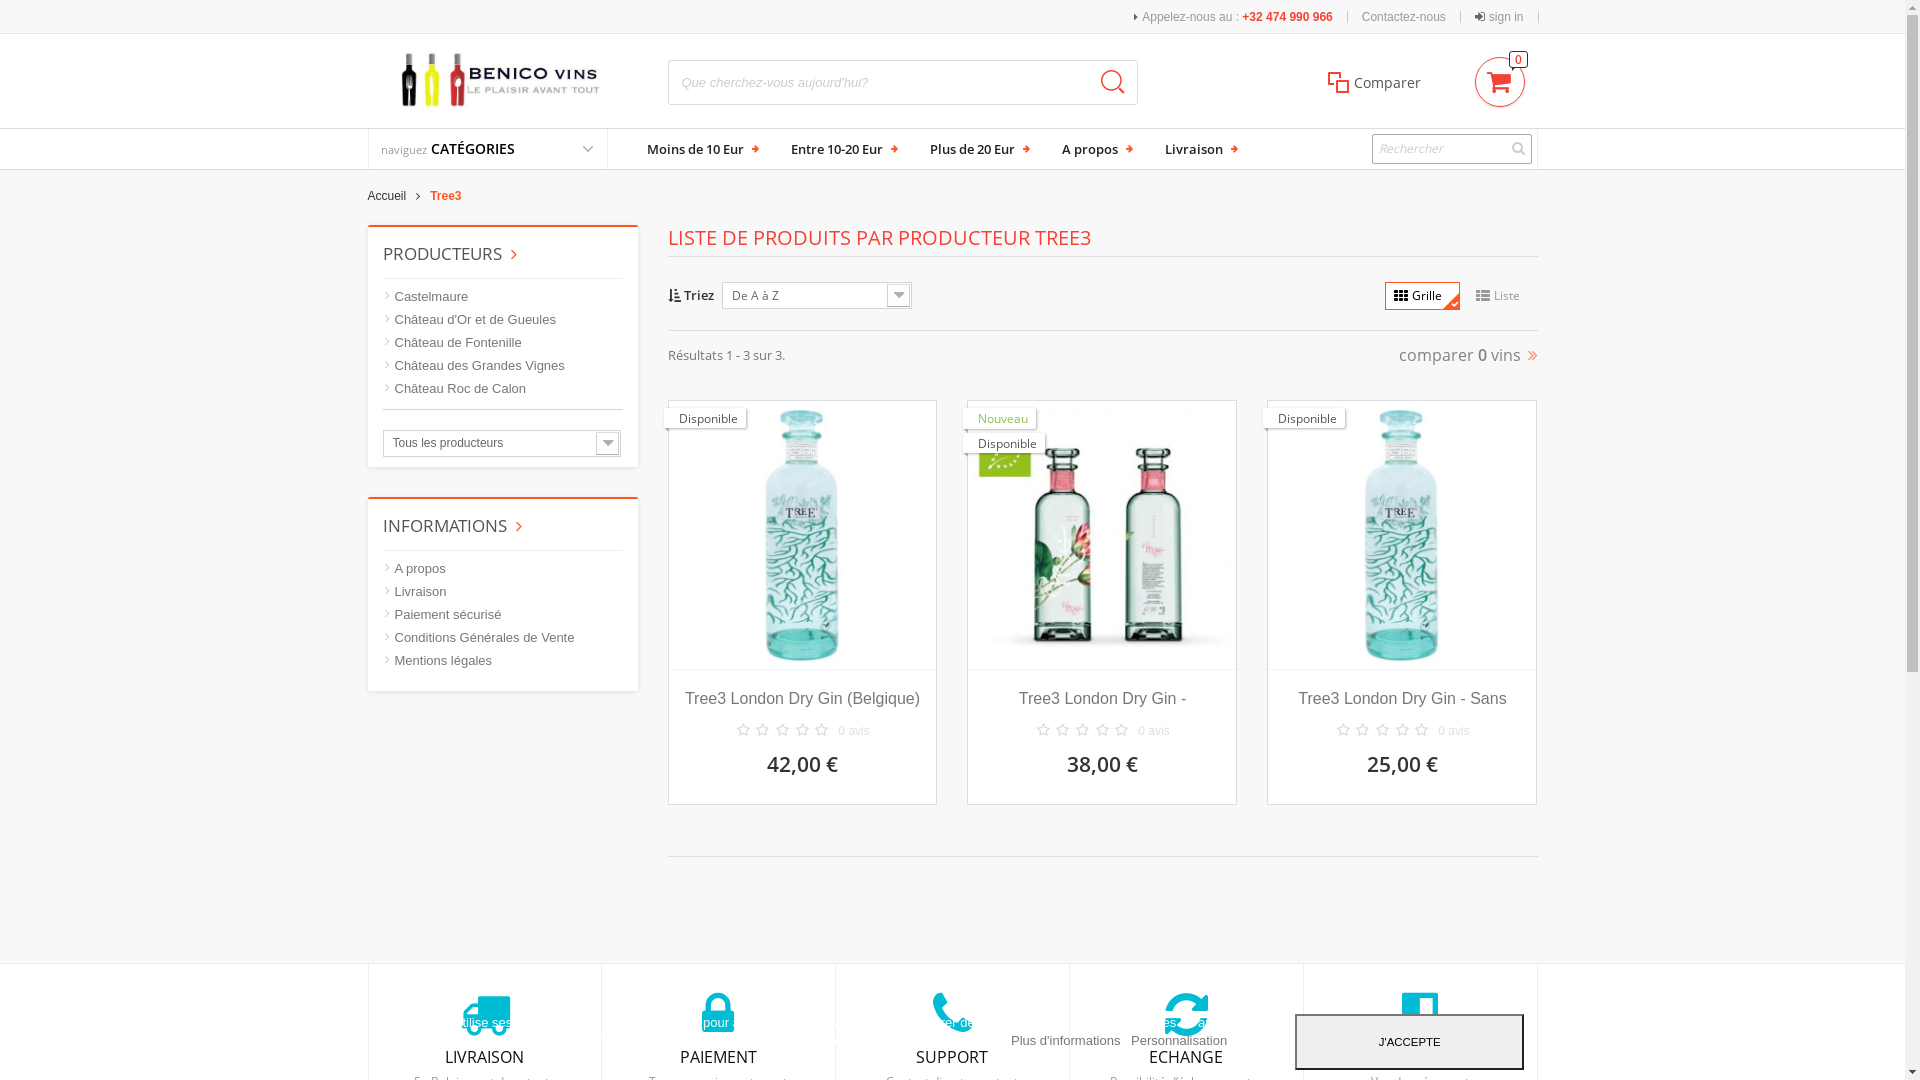  What do you see at coordinates (1499, 76) in the screenshot?
I see `'0'` at bounding box center [1499, 76].